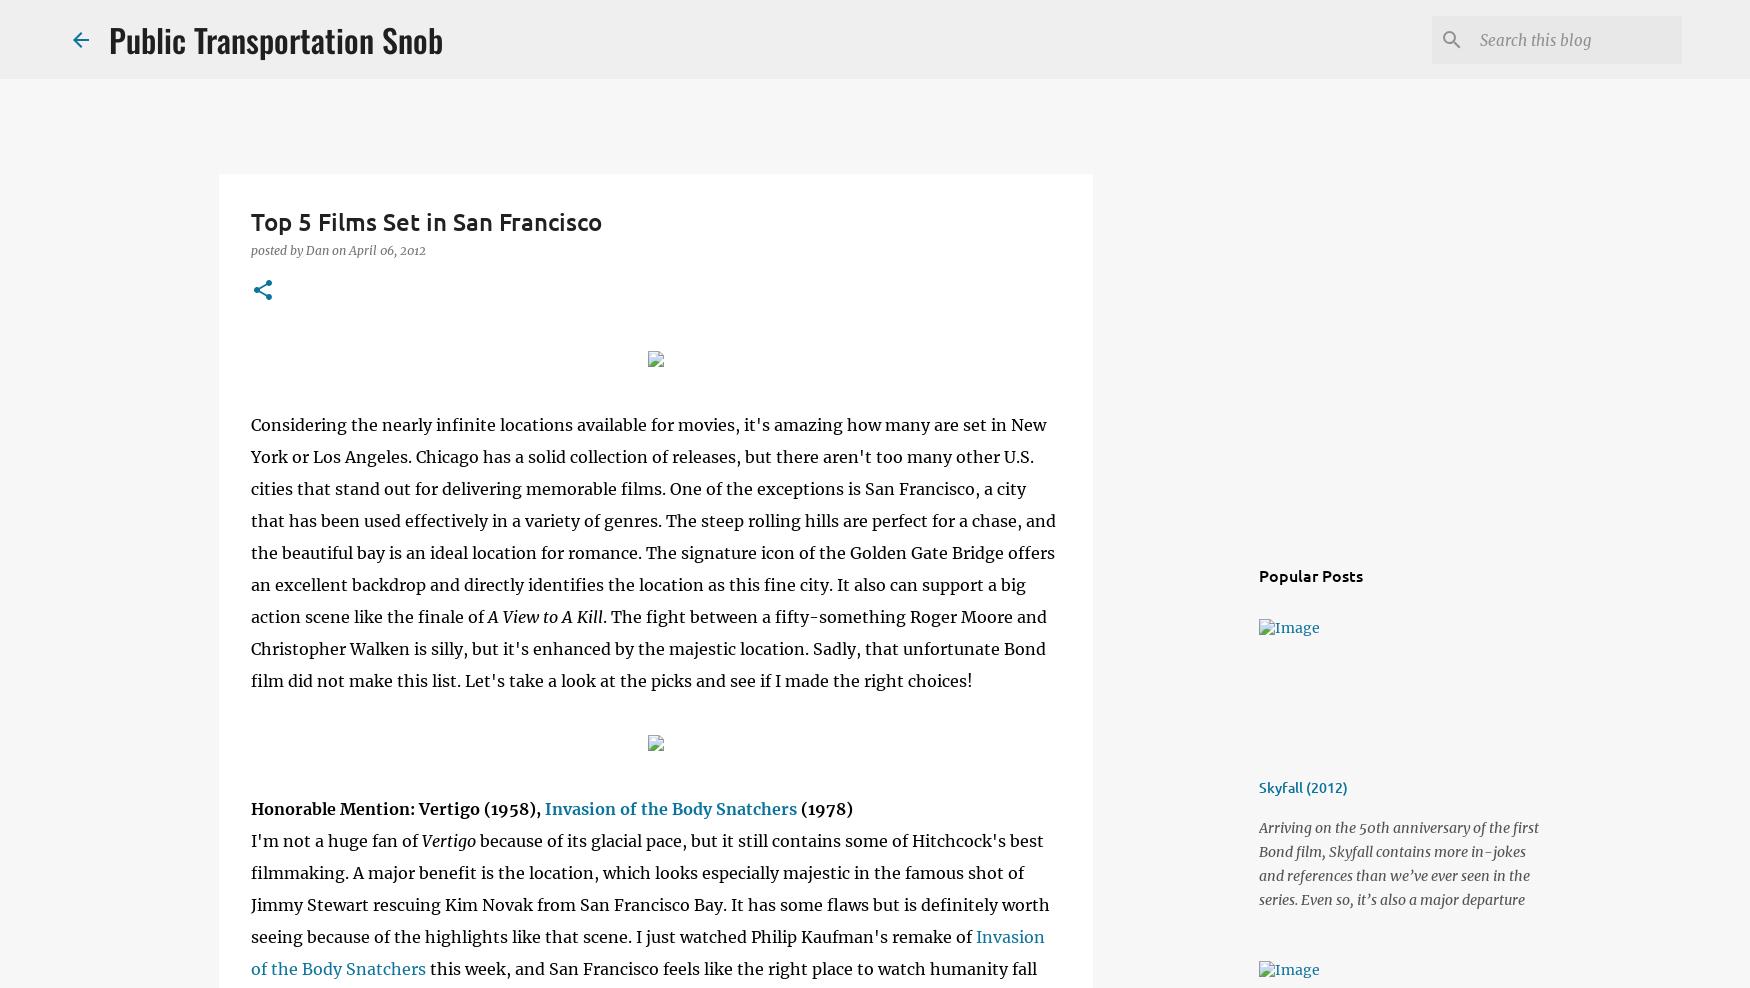 This screenshot has height=988, width=1750. Describe the element at coordinates (544, 617) in the screenshot. I see `'A View to A Kill'` at that location.